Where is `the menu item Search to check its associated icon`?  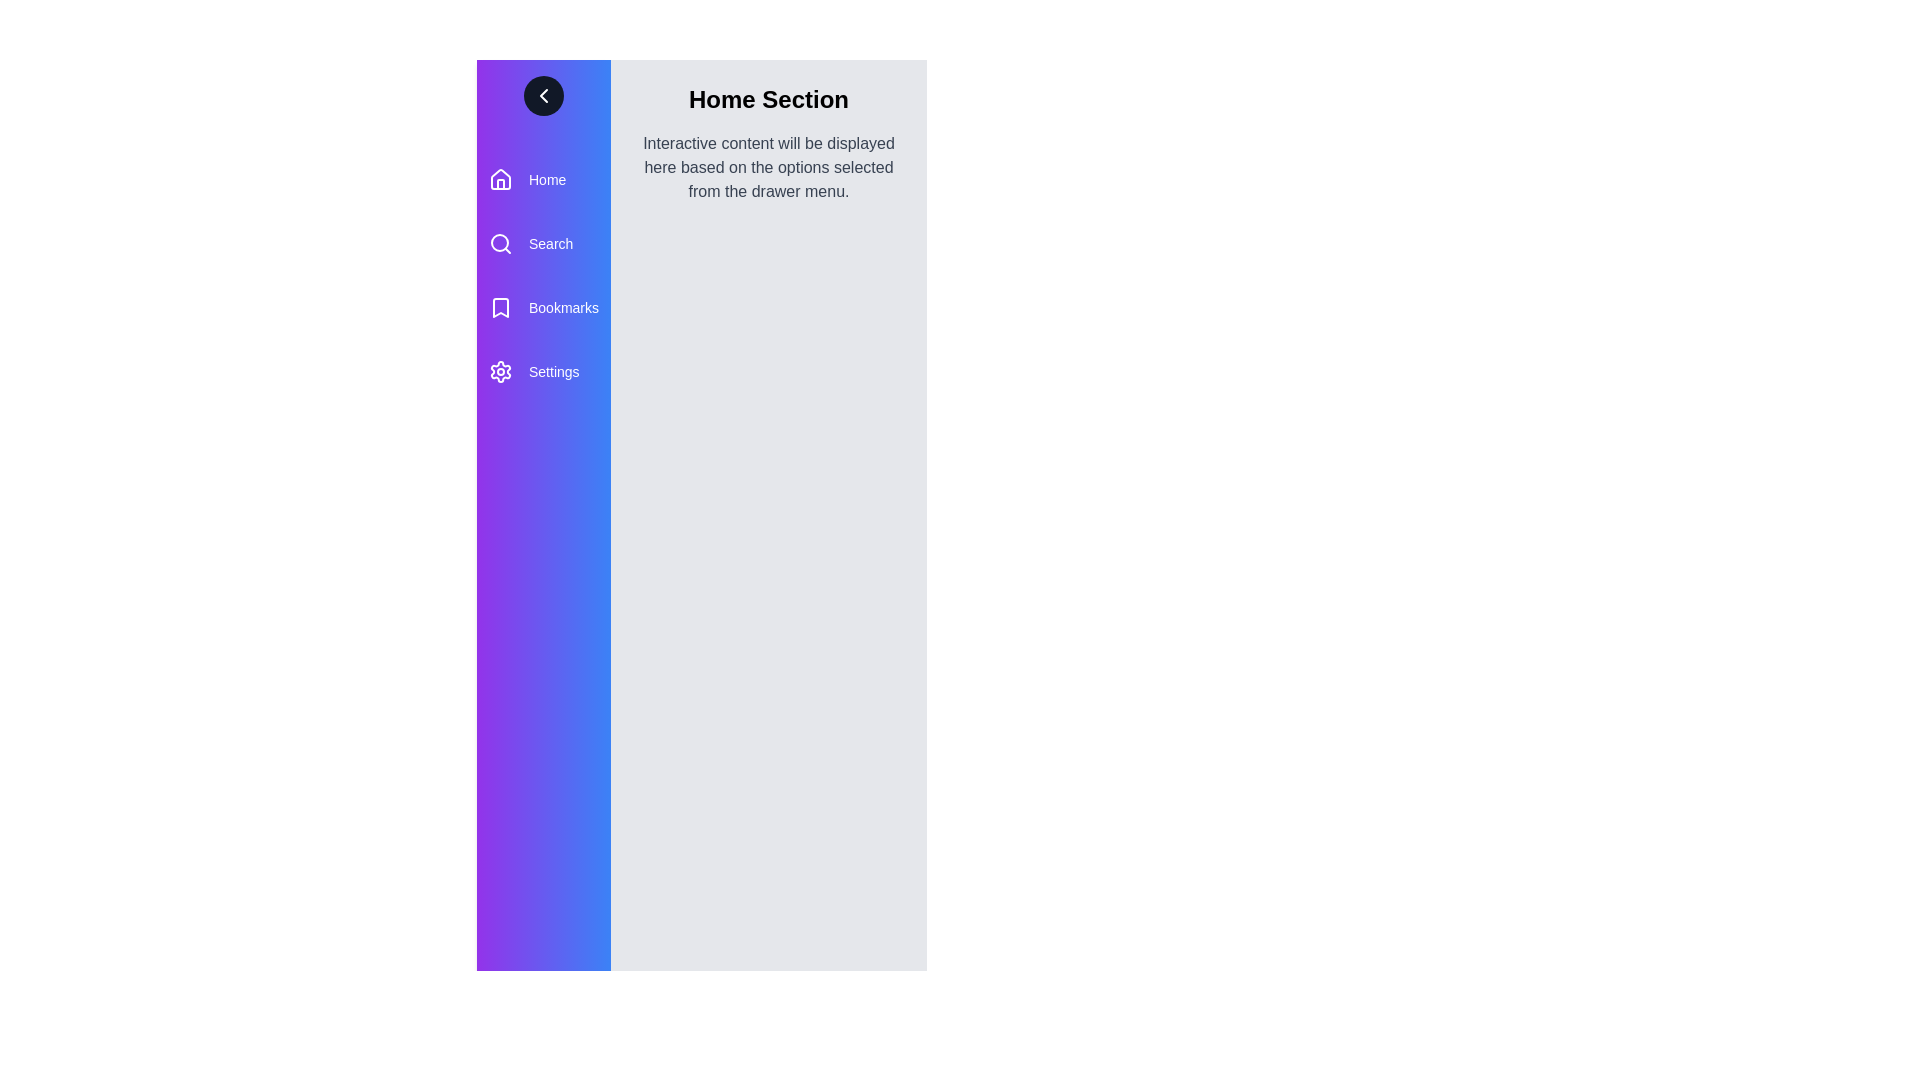 the menu item Search to check its associated icon is located at coordinates (500, 242).